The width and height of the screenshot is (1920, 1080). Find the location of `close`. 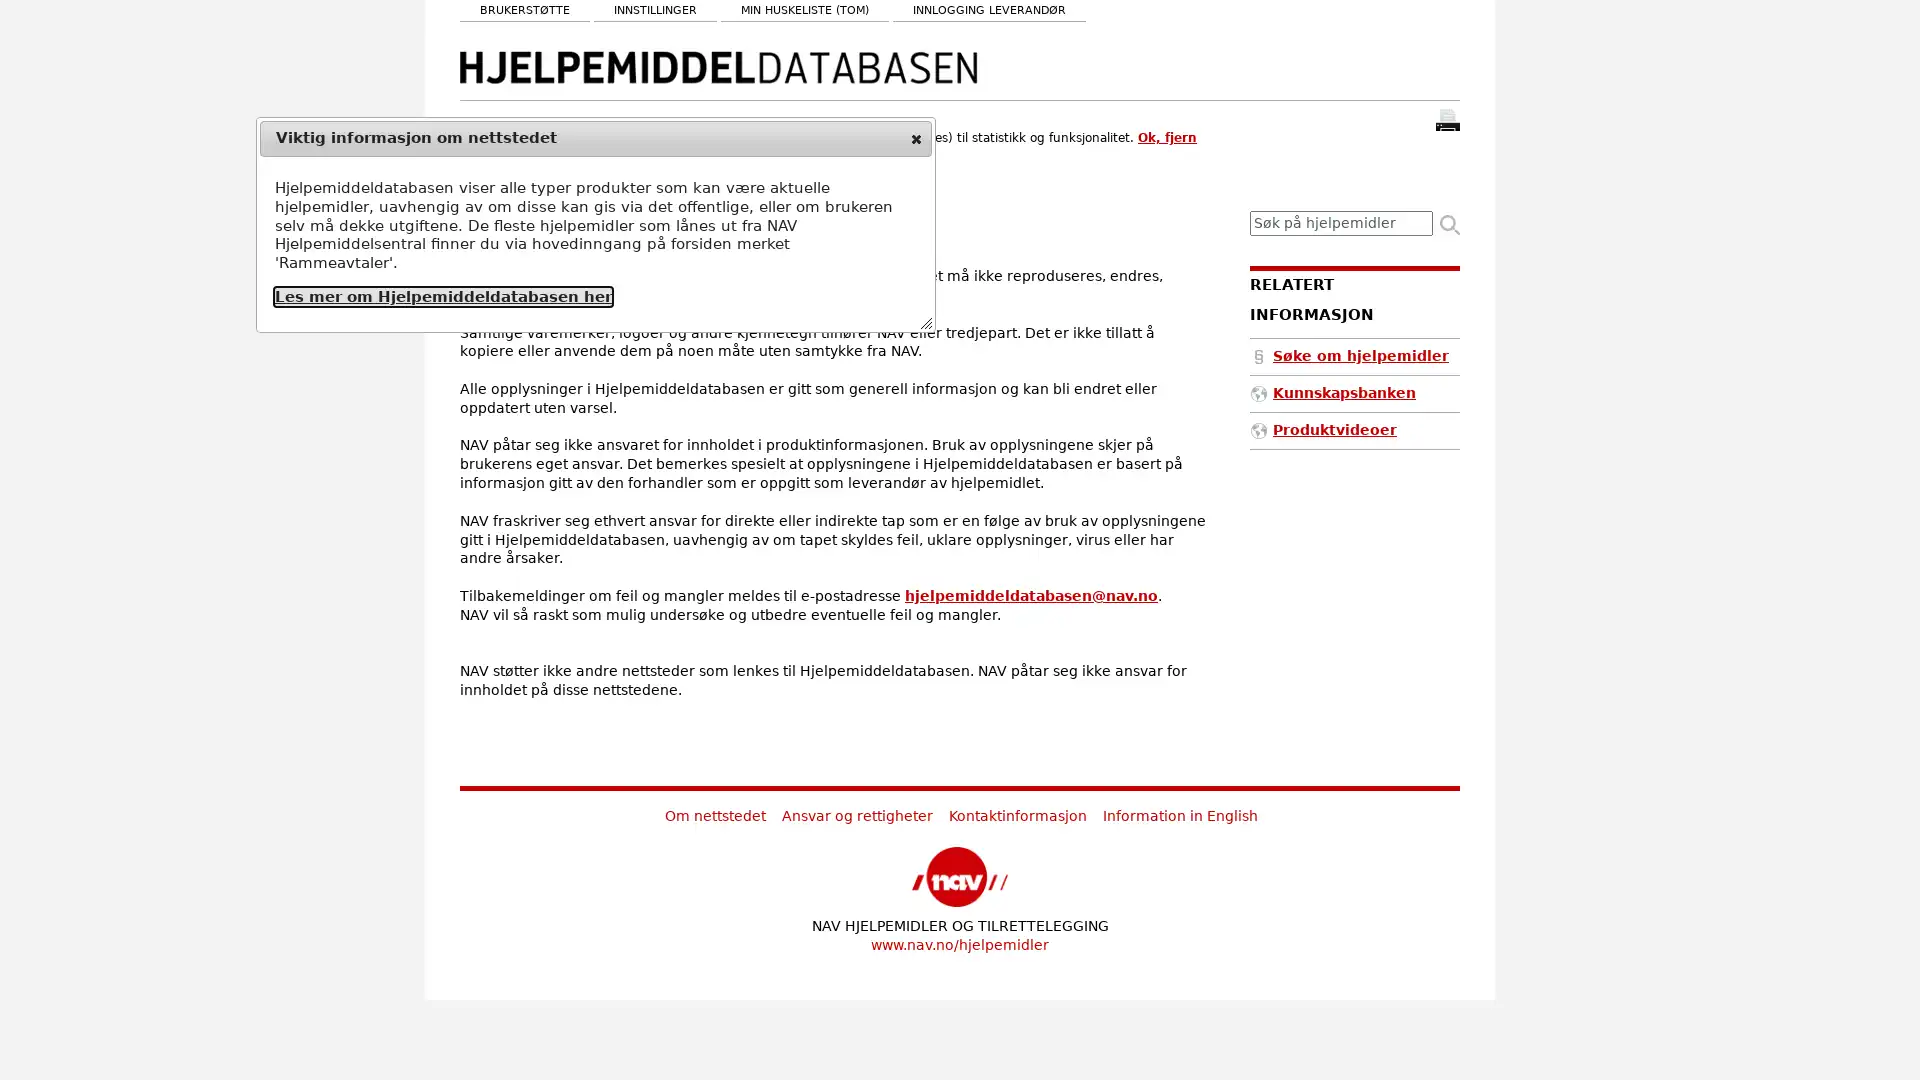

close is located at coordinates (914, 137).